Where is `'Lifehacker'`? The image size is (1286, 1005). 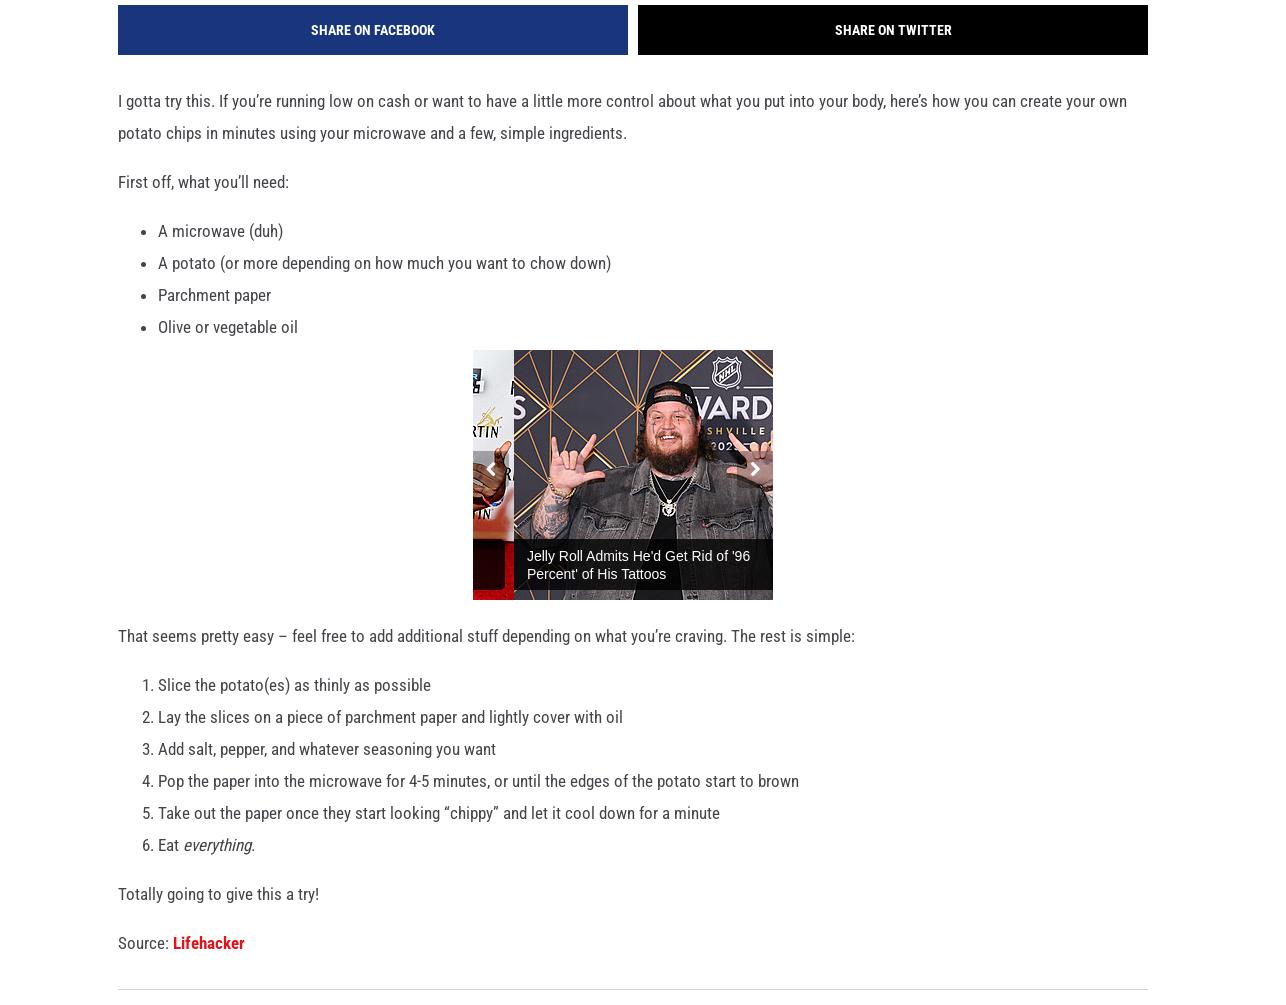
'Lifehacker' is located at coordinates (208, 951).